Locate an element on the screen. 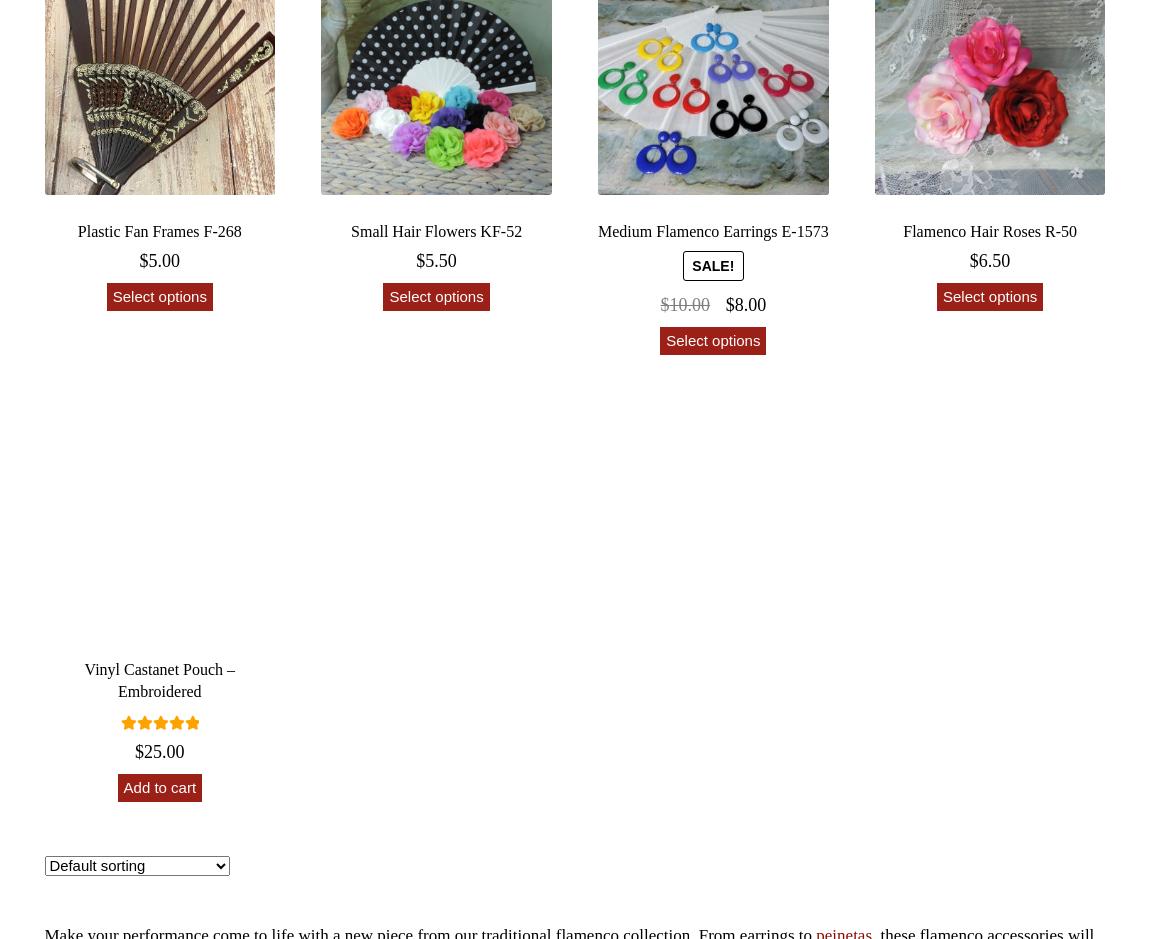 The image size is (1150, 939). '8.00' is located at coordinates (749, 304).